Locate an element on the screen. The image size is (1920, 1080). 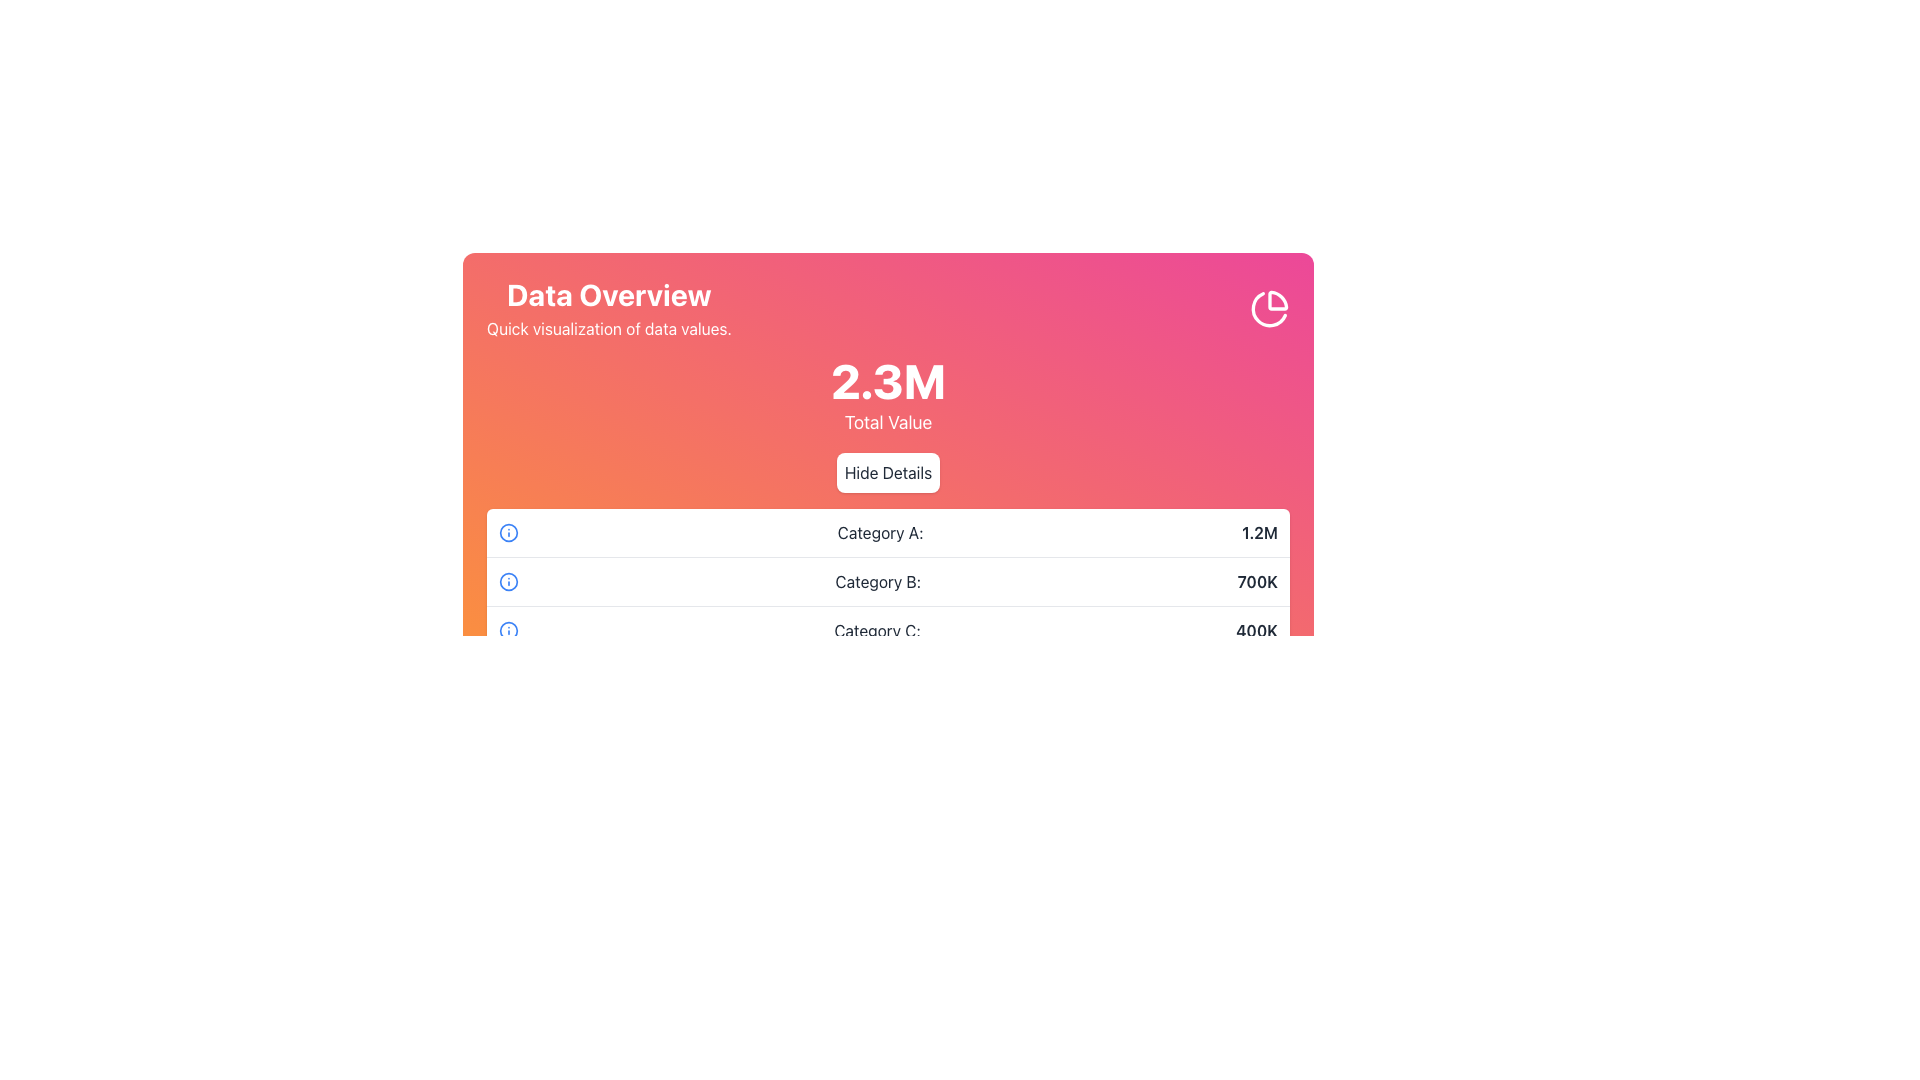
the third row of the data overview table that displays the label 'Category C:' and the numeric summary '400K'. This row is the bottom-most entry in the table structure is located at coordinates (887, 630).